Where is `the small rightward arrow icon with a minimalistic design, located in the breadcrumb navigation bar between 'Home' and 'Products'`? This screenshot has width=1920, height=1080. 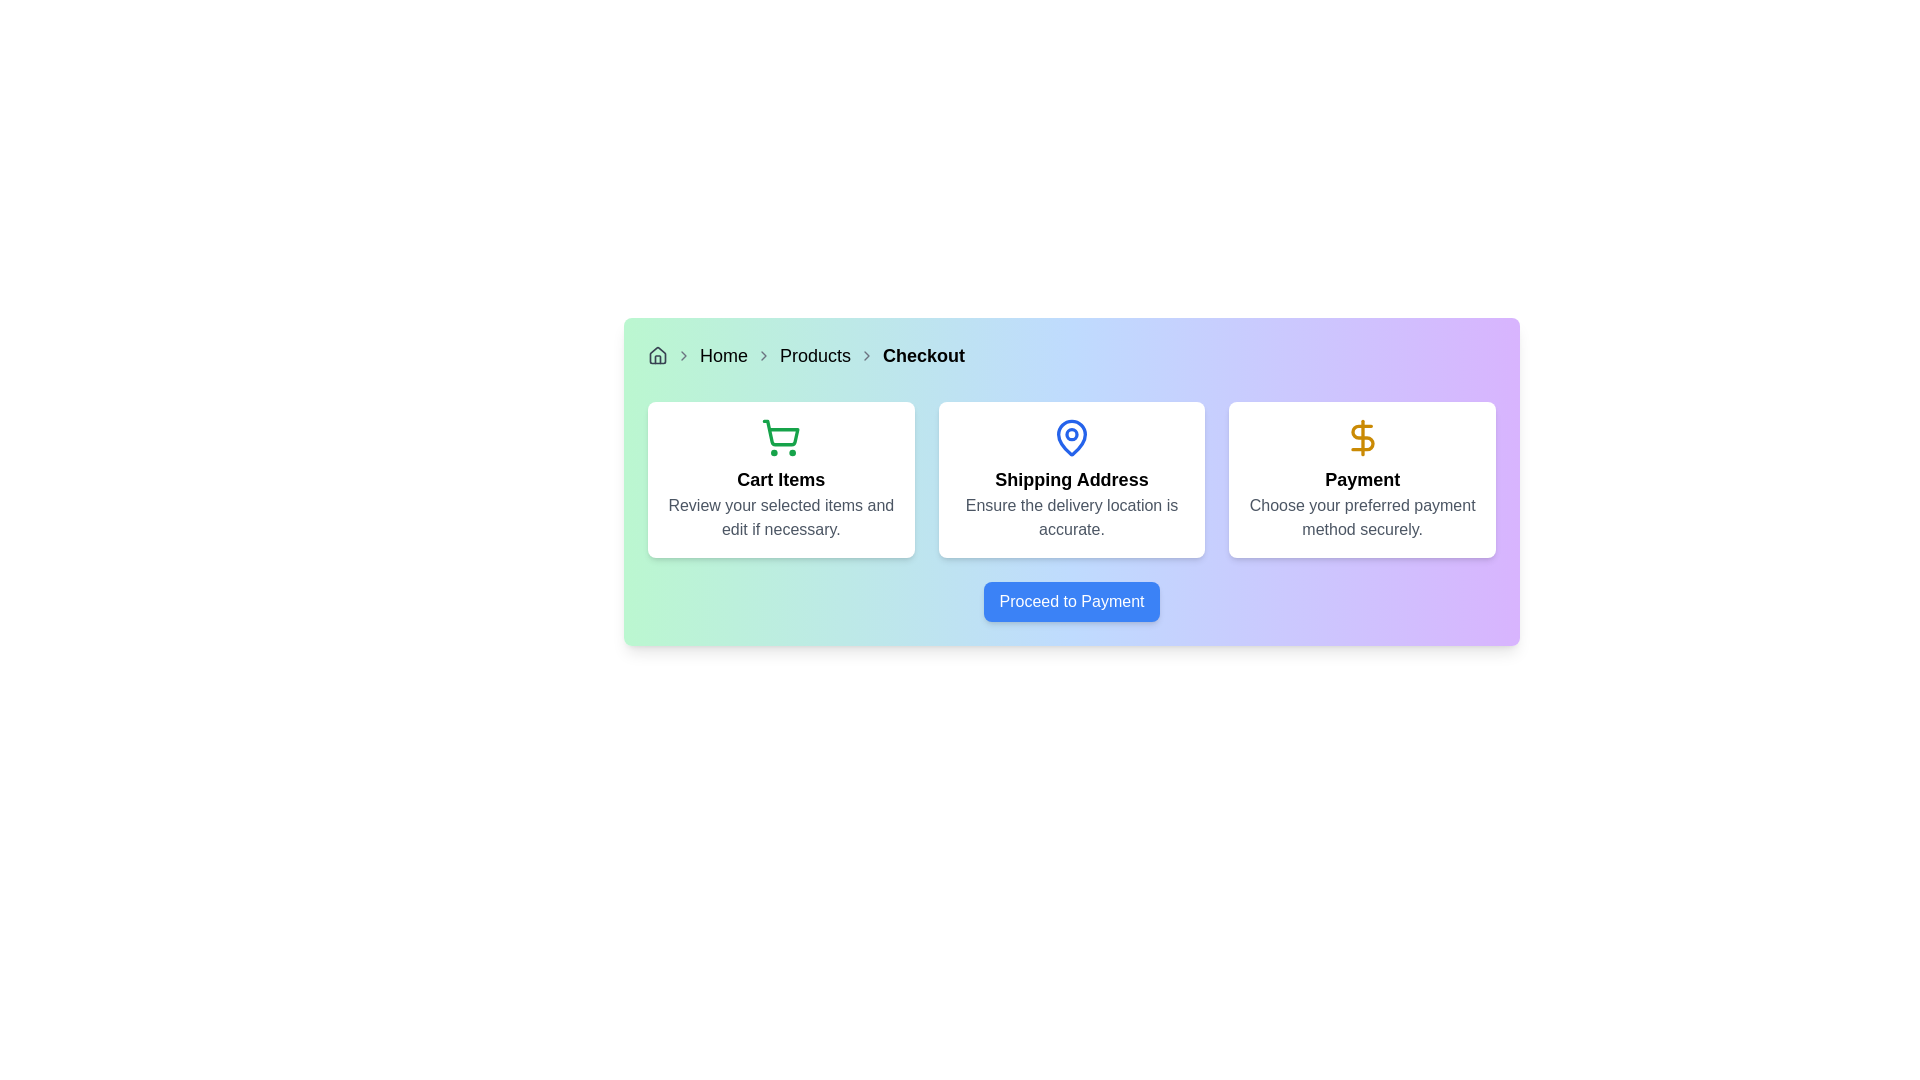 the small rightward arrow icon with a minimalistic design, located in the breadcrumb navigation bar between 'Home' and 'Products' is located at coordinates (762, 354).